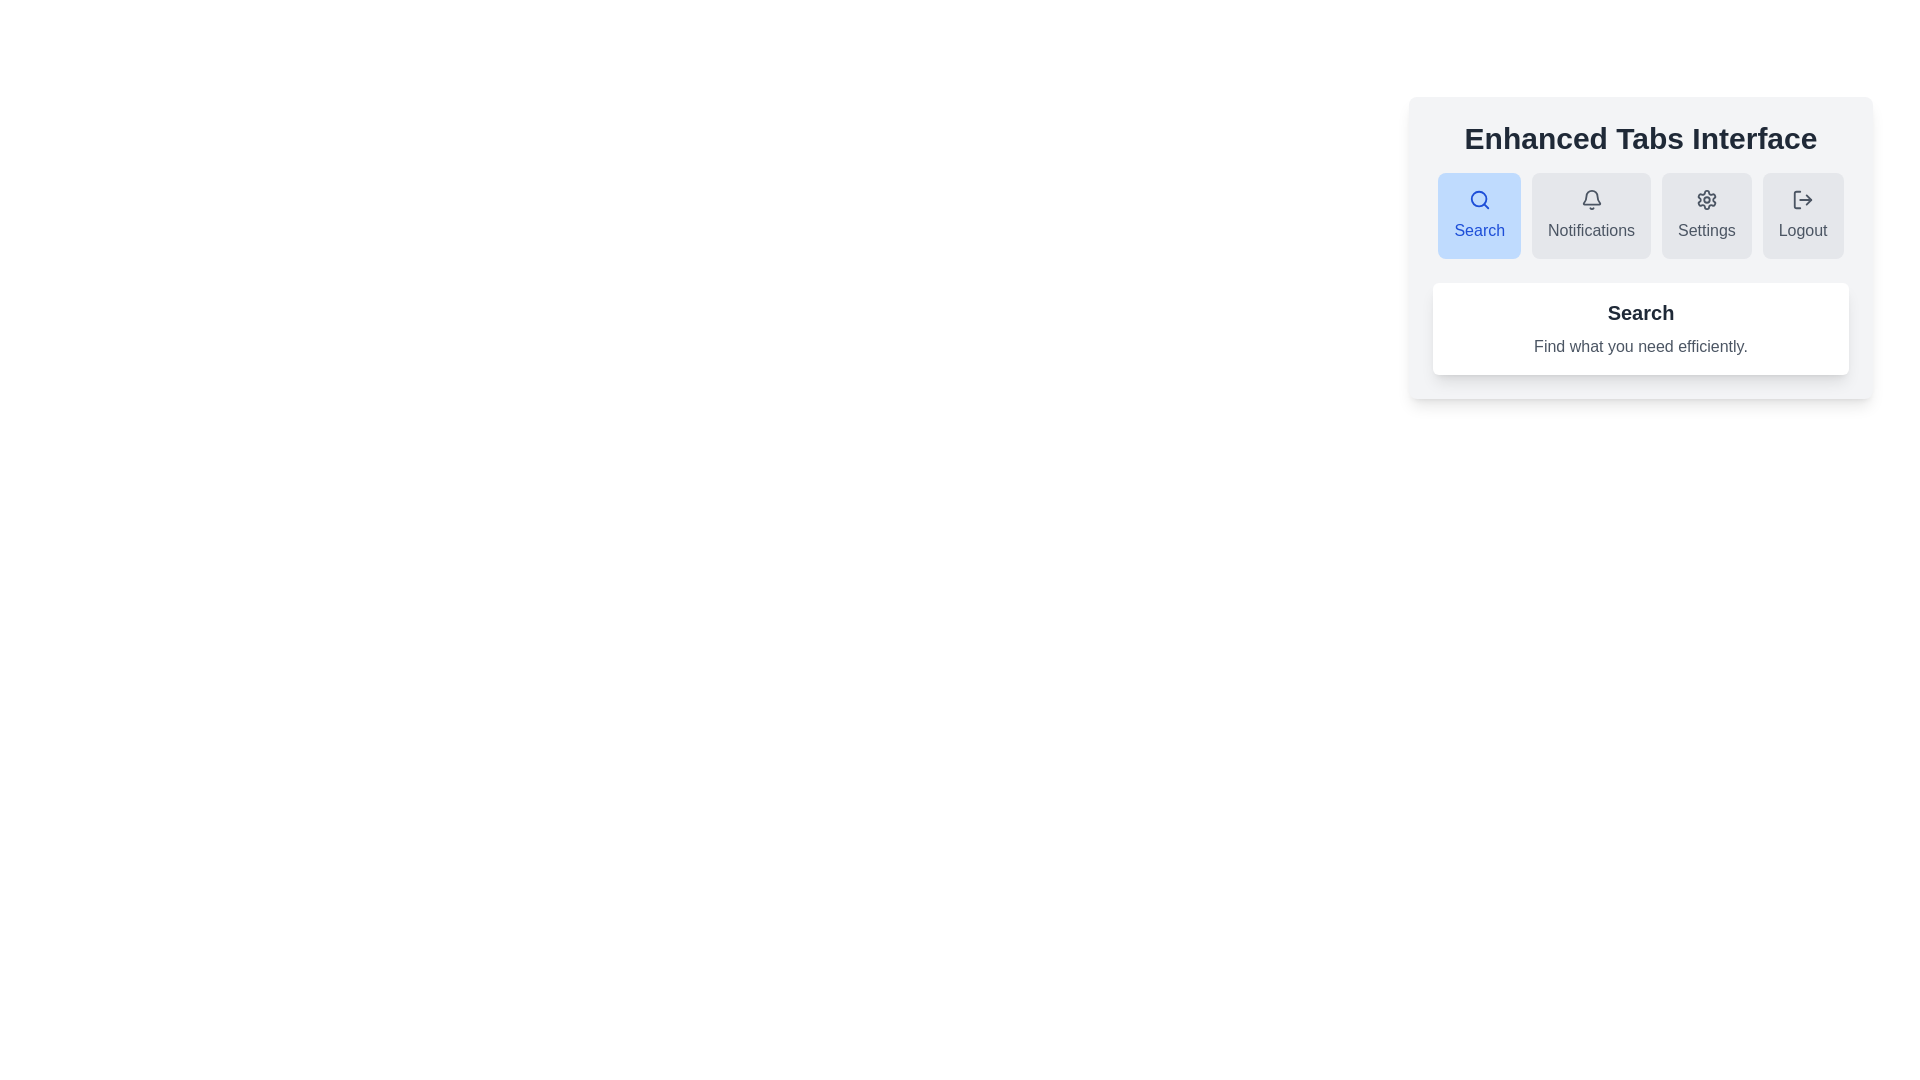  What do you see at coordinates (1803, 216) in the screenshot?
I see `the Logout tab to view its content` at bounding box center [1803, 216].